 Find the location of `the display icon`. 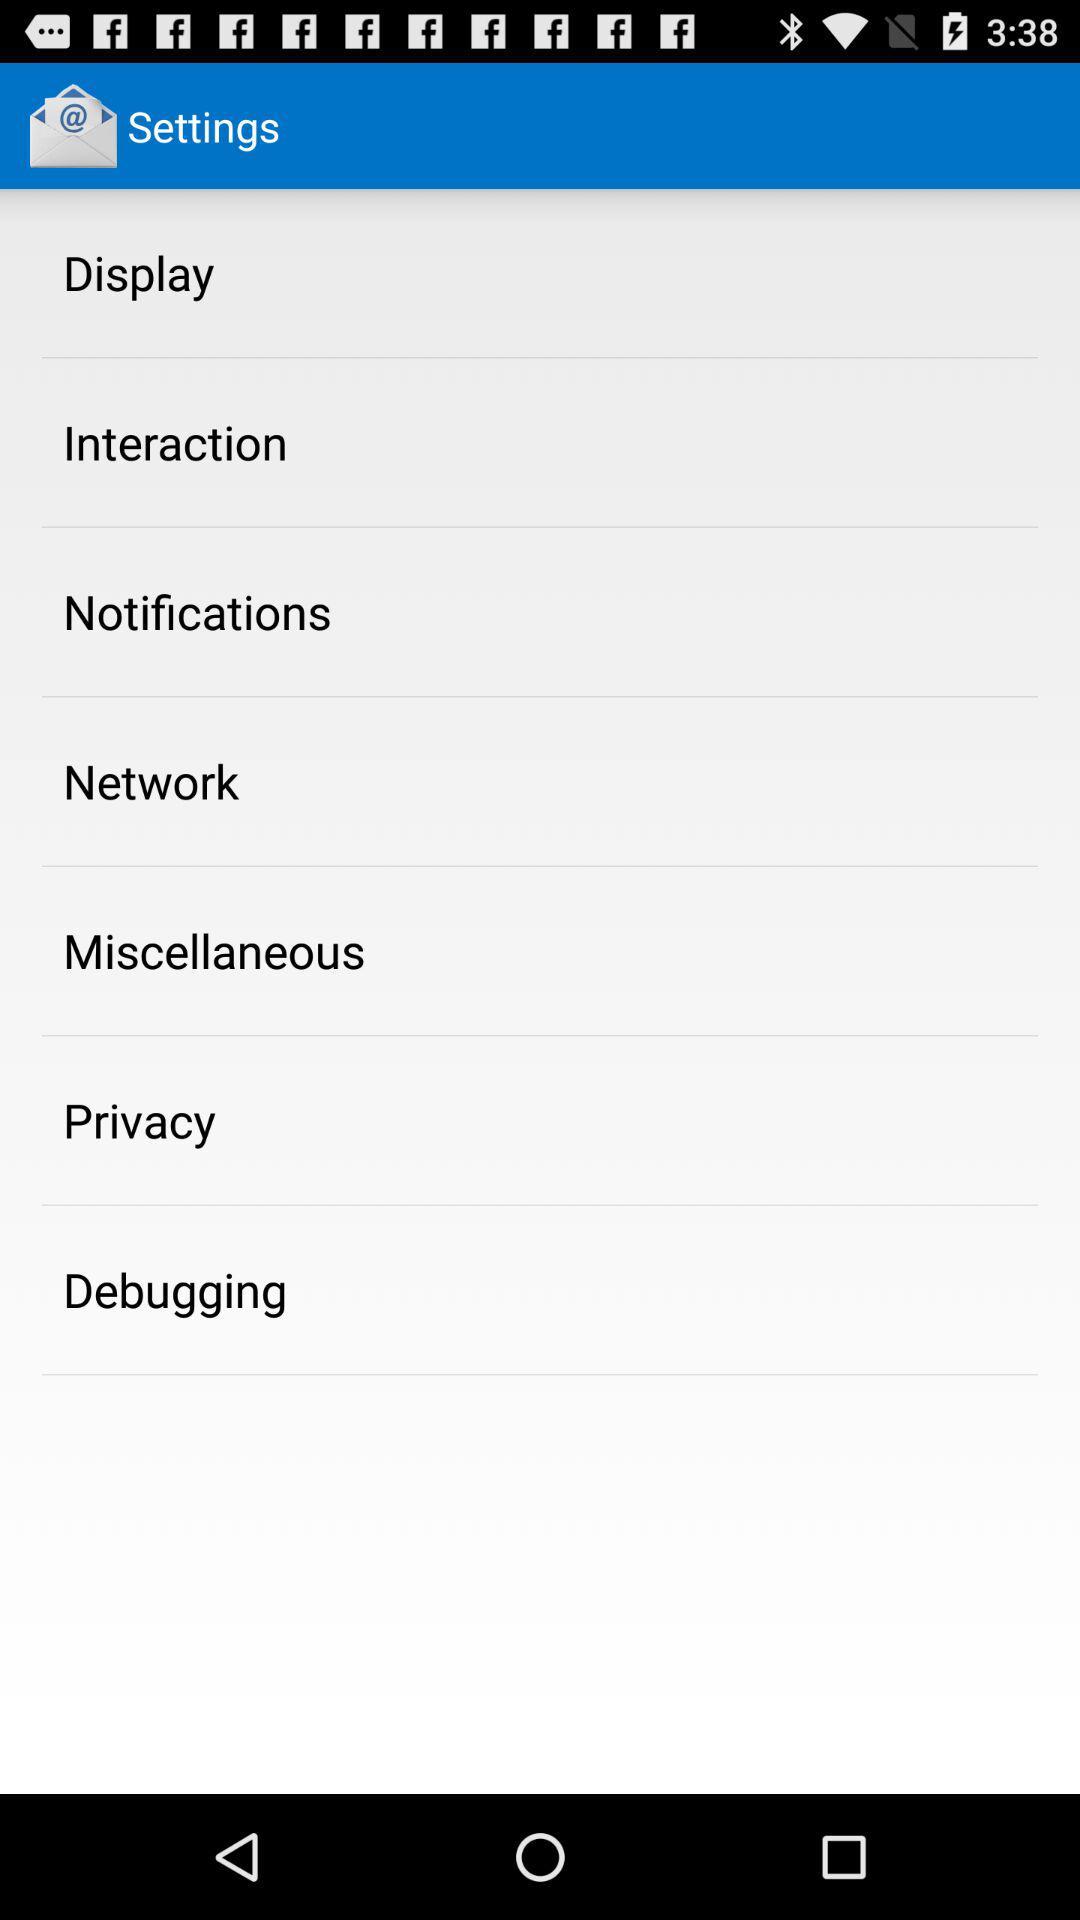

the display icon is located at coordinates (137, 271).